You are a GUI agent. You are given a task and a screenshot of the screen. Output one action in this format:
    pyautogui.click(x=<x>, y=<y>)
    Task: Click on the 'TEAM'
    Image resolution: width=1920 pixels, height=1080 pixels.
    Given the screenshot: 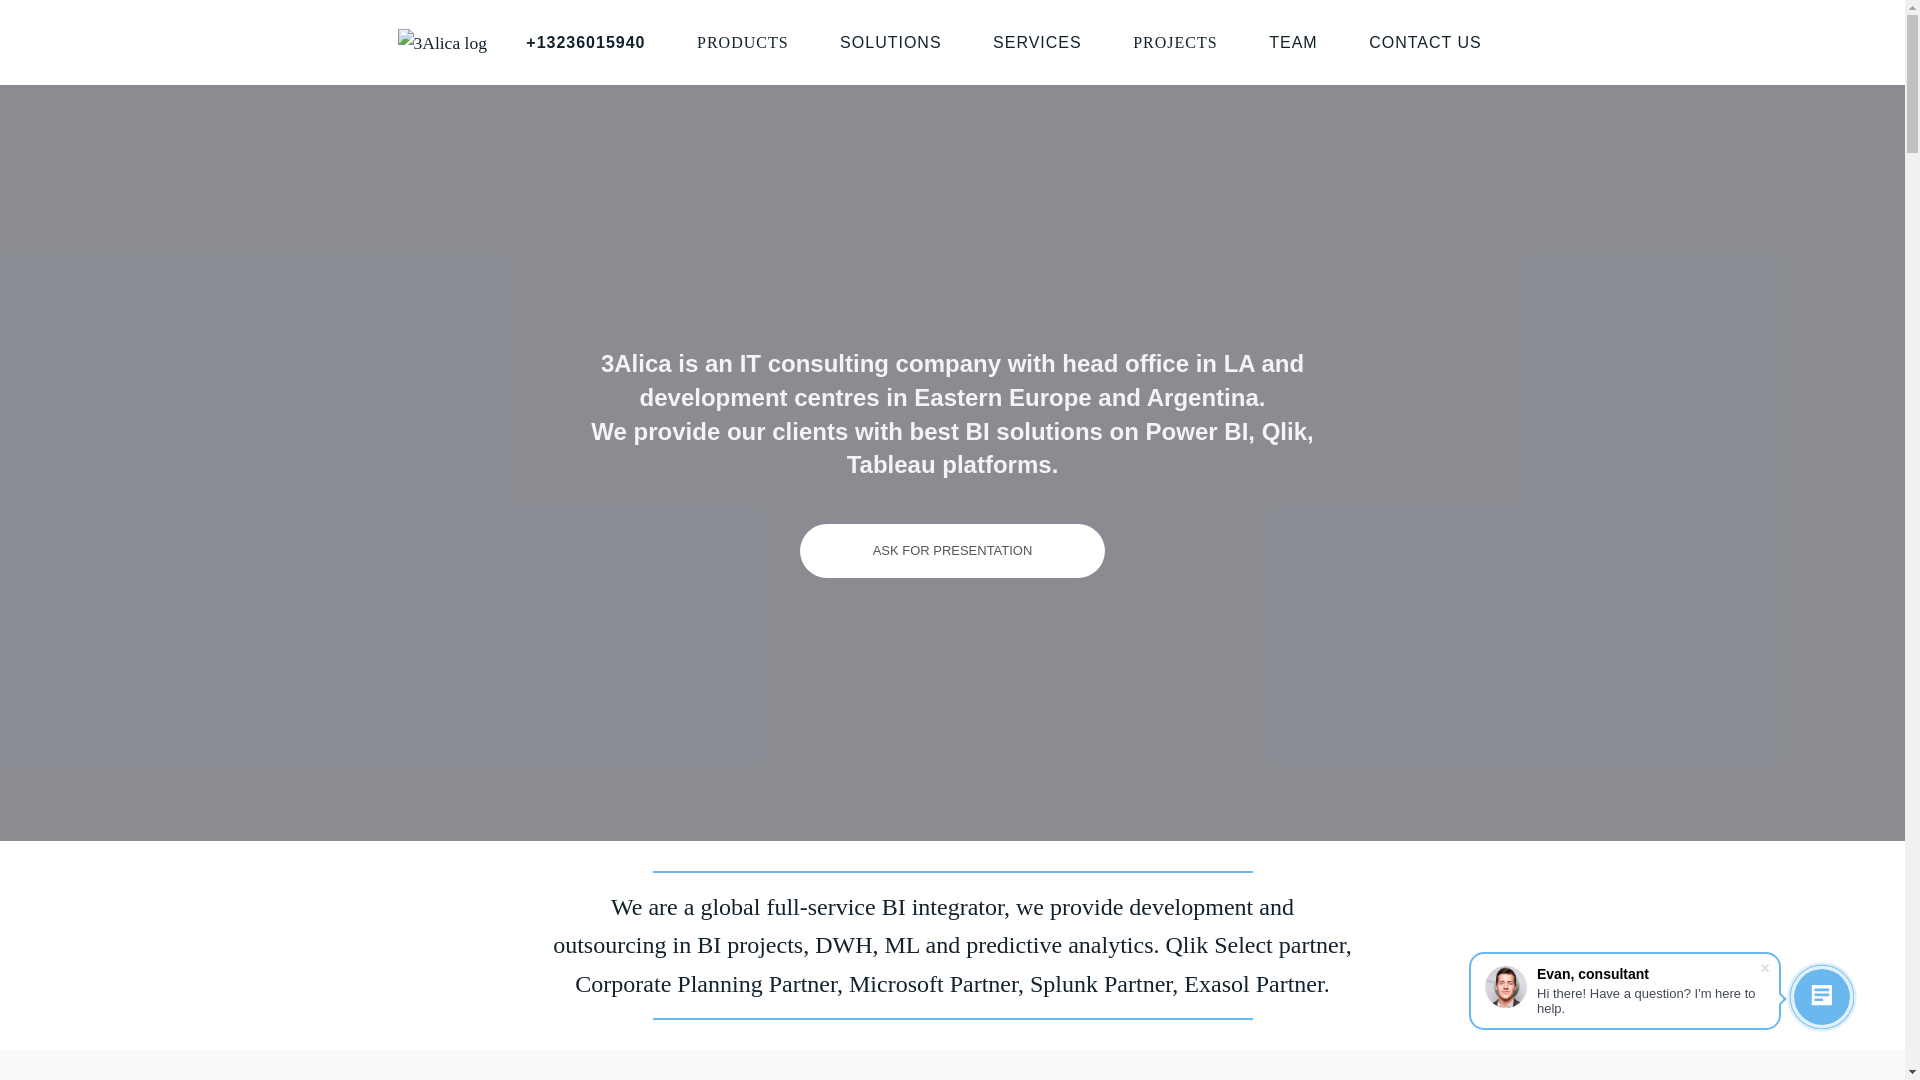 What is the action you would take?
    pyautogui.click(x=1292, y=42)
    